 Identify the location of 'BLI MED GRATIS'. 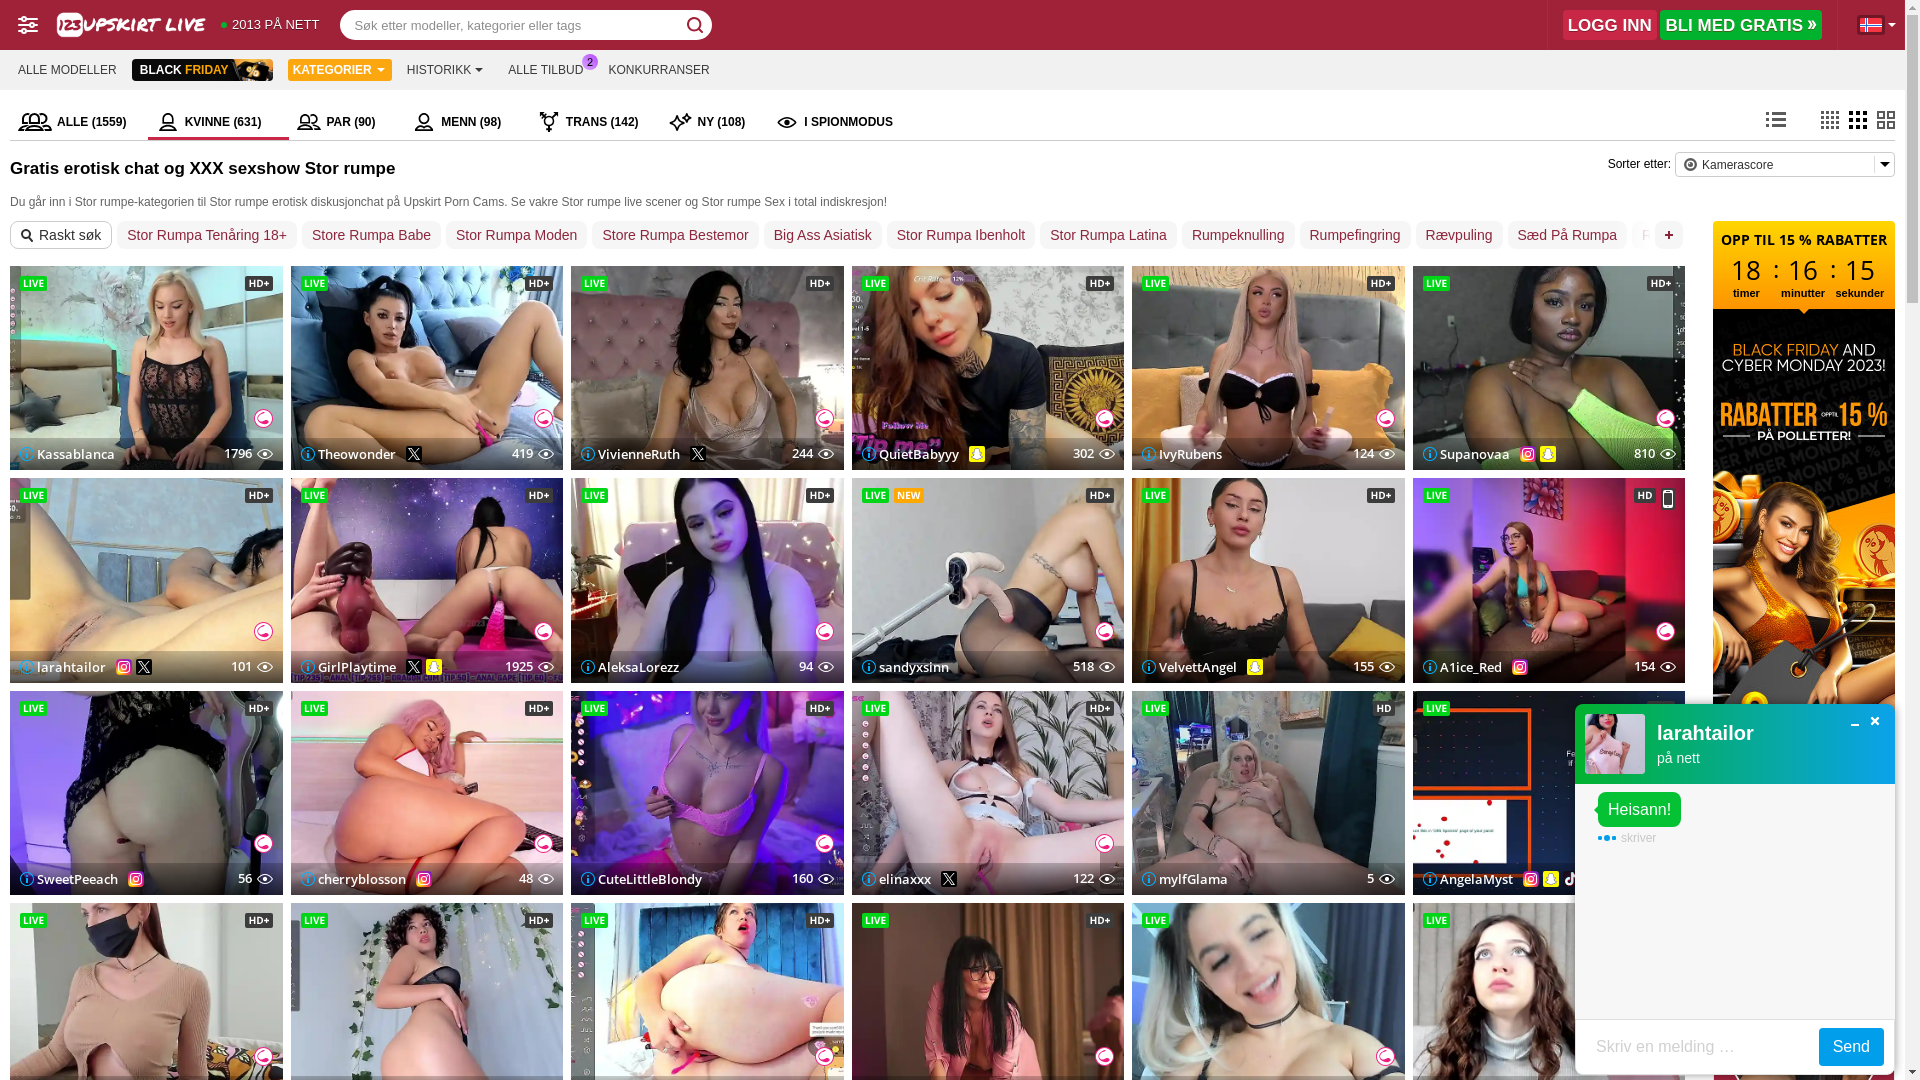
(1740, 24).